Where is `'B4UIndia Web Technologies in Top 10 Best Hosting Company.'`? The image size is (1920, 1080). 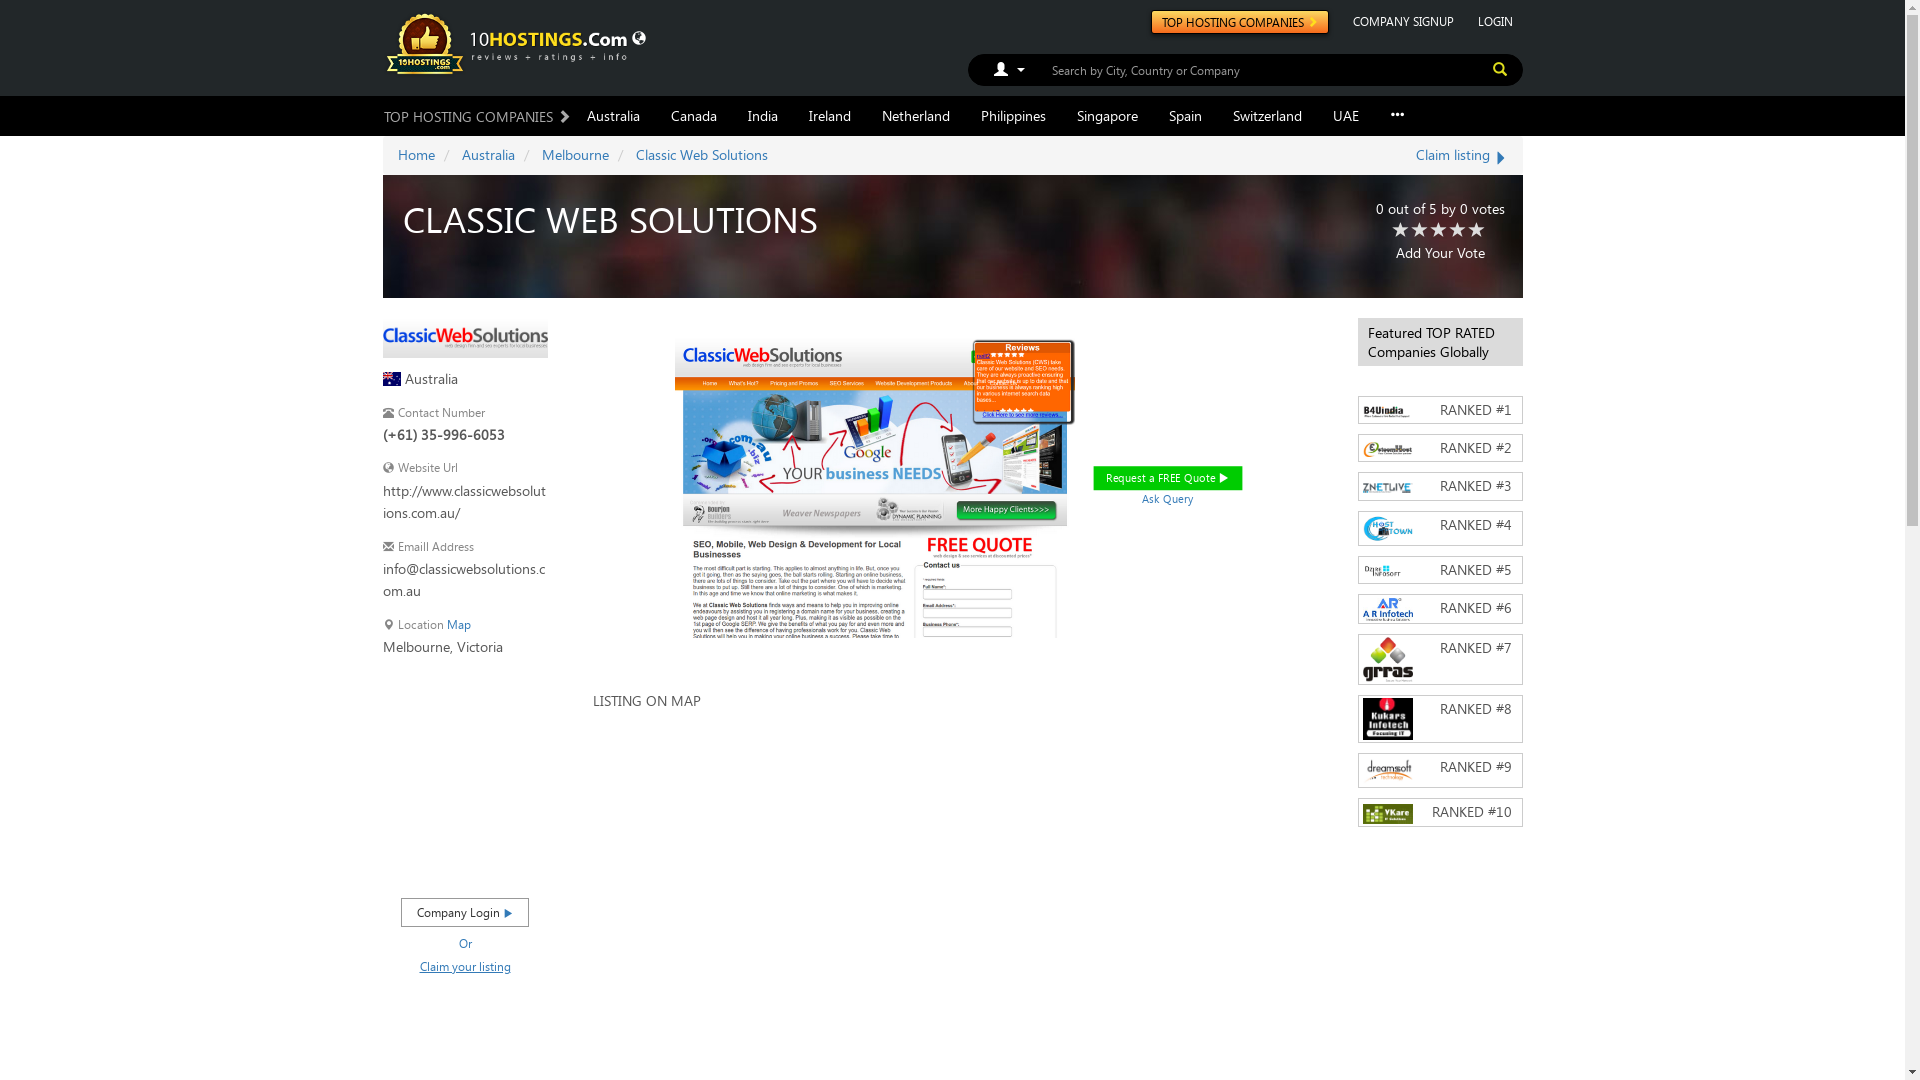 'B4UIndia Web Technologies in Top 10 Best Hosting Company.' is located at coordinates (1386, 410).